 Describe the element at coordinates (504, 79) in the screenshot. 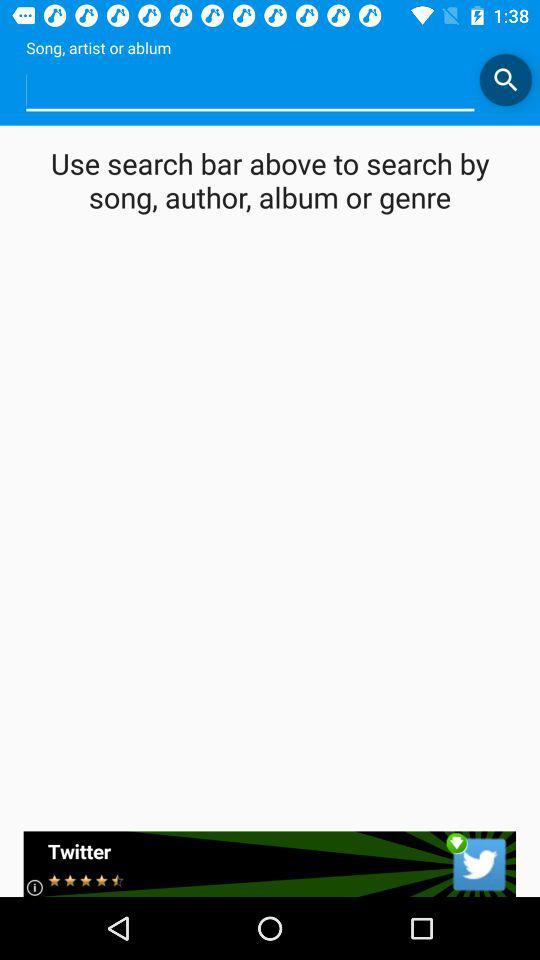

I see `search bar` at that location.